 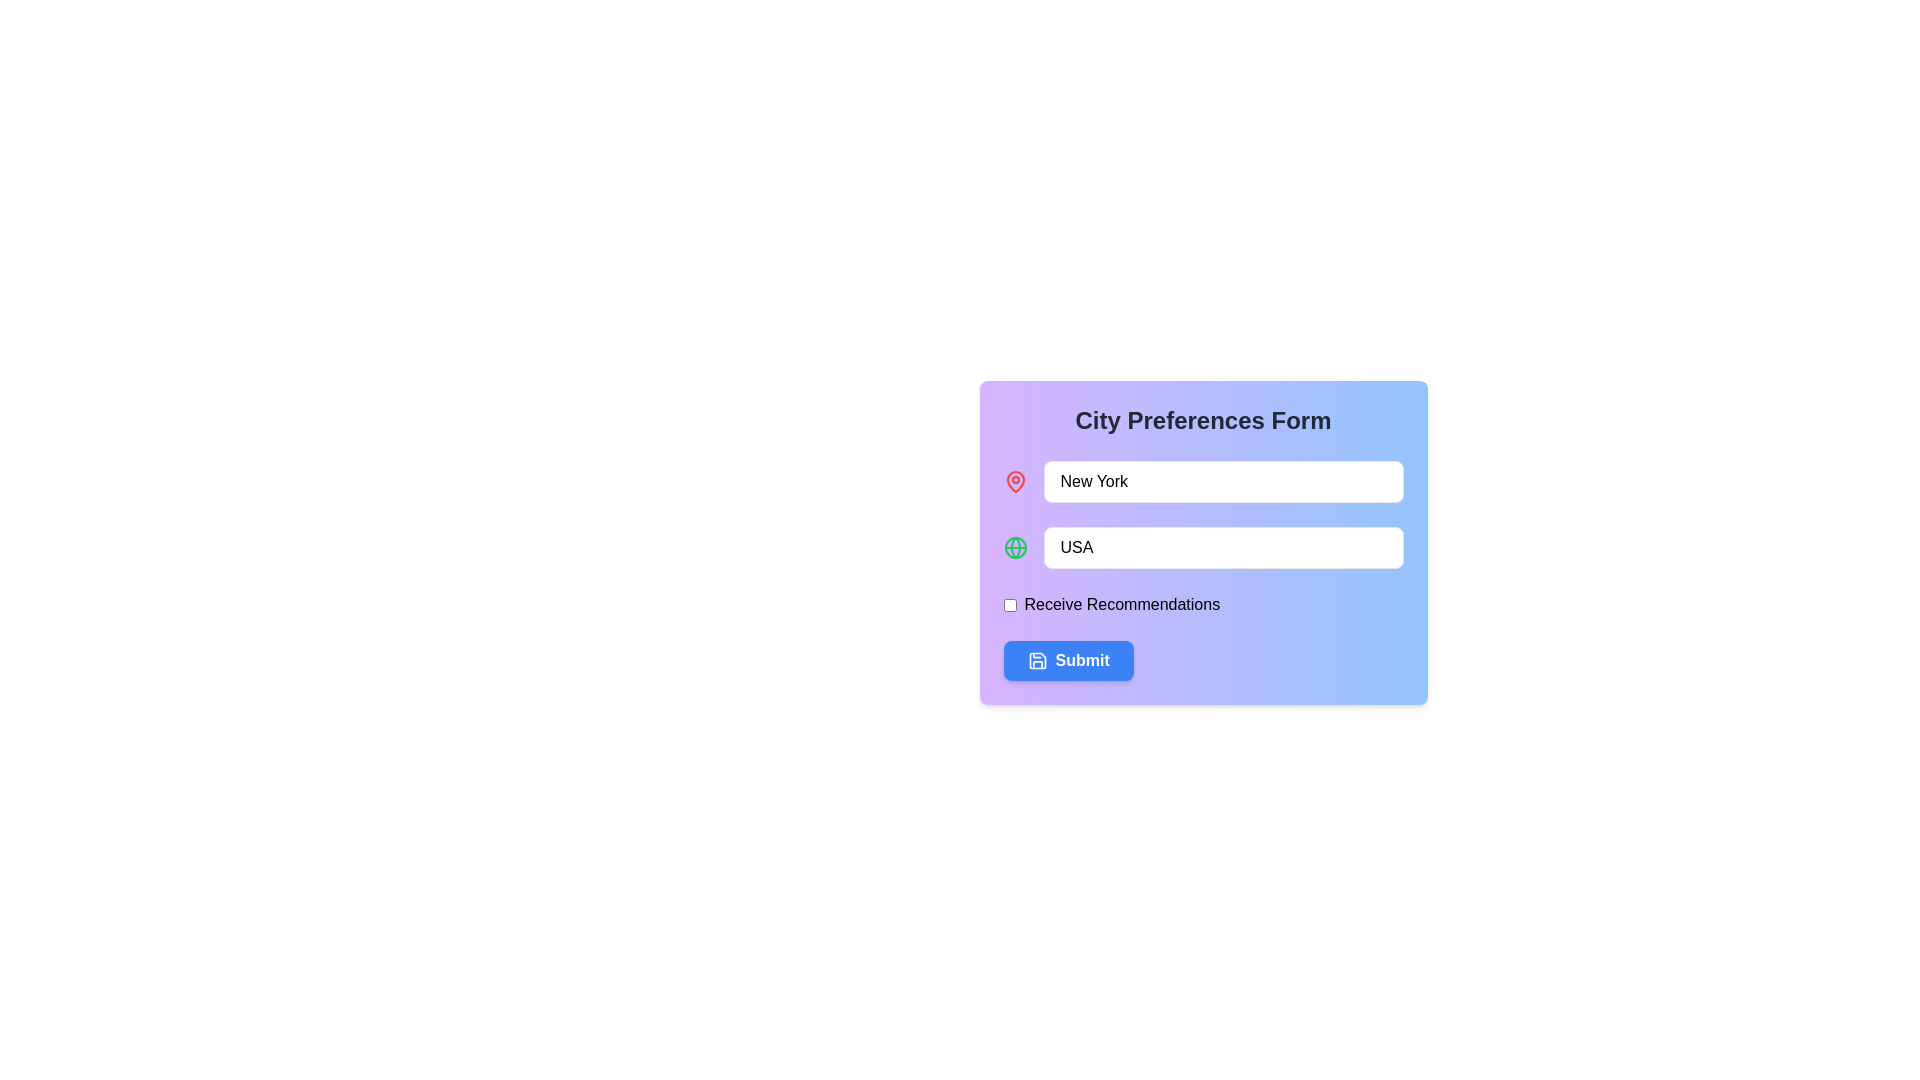 I want to click on the globe-like icon with a green outline, which is positioned to the left of the text input field labeled 'USA', so click(x=1015, y=547).